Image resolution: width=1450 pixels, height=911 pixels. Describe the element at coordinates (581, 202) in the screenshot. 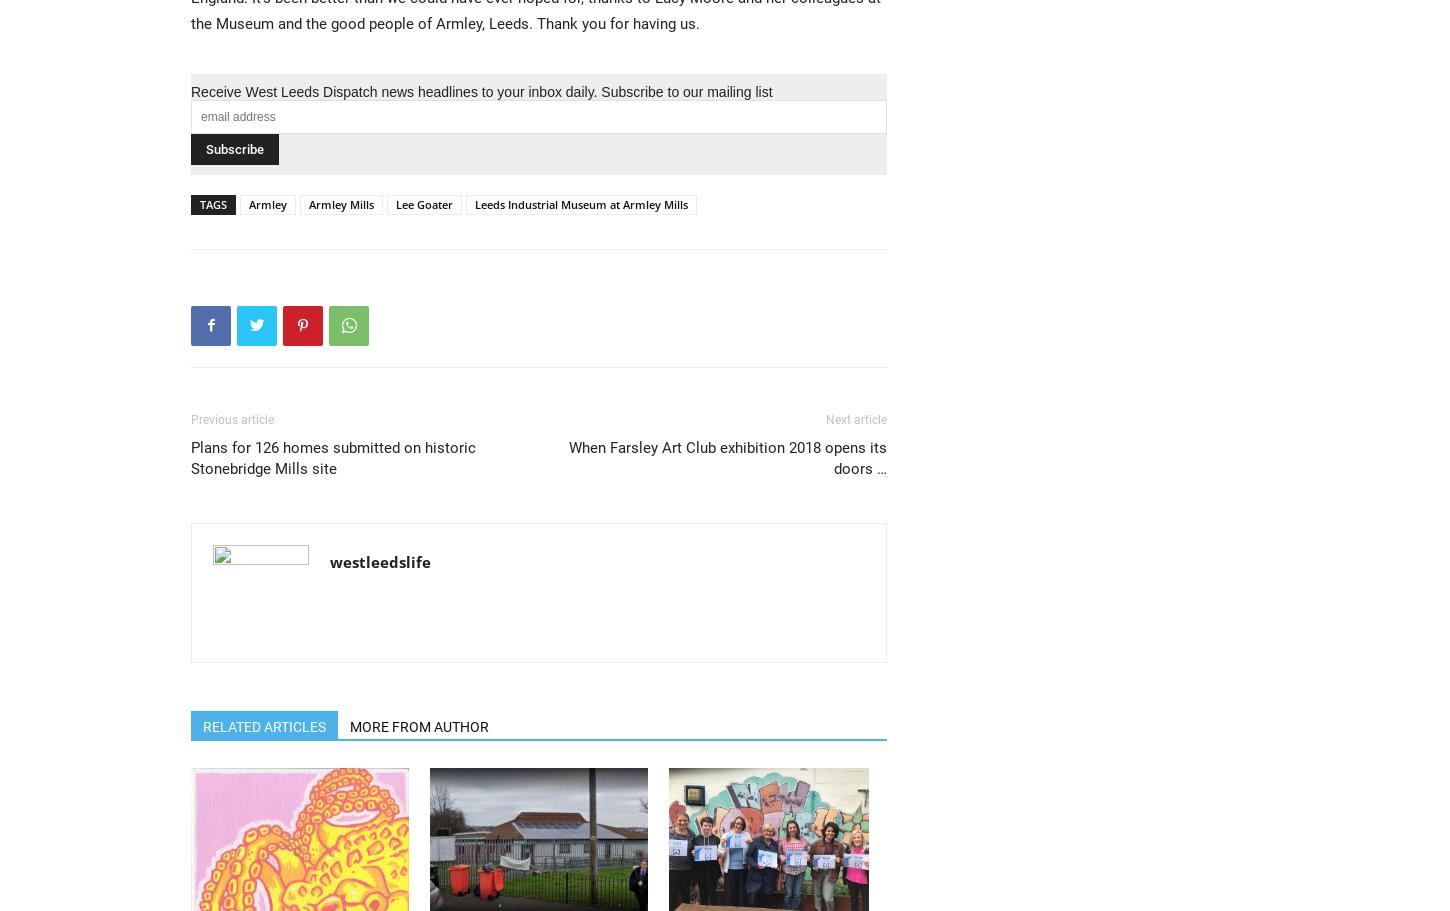

I see `'Leeds Industrial Museum at Armley Mills'` at that location.